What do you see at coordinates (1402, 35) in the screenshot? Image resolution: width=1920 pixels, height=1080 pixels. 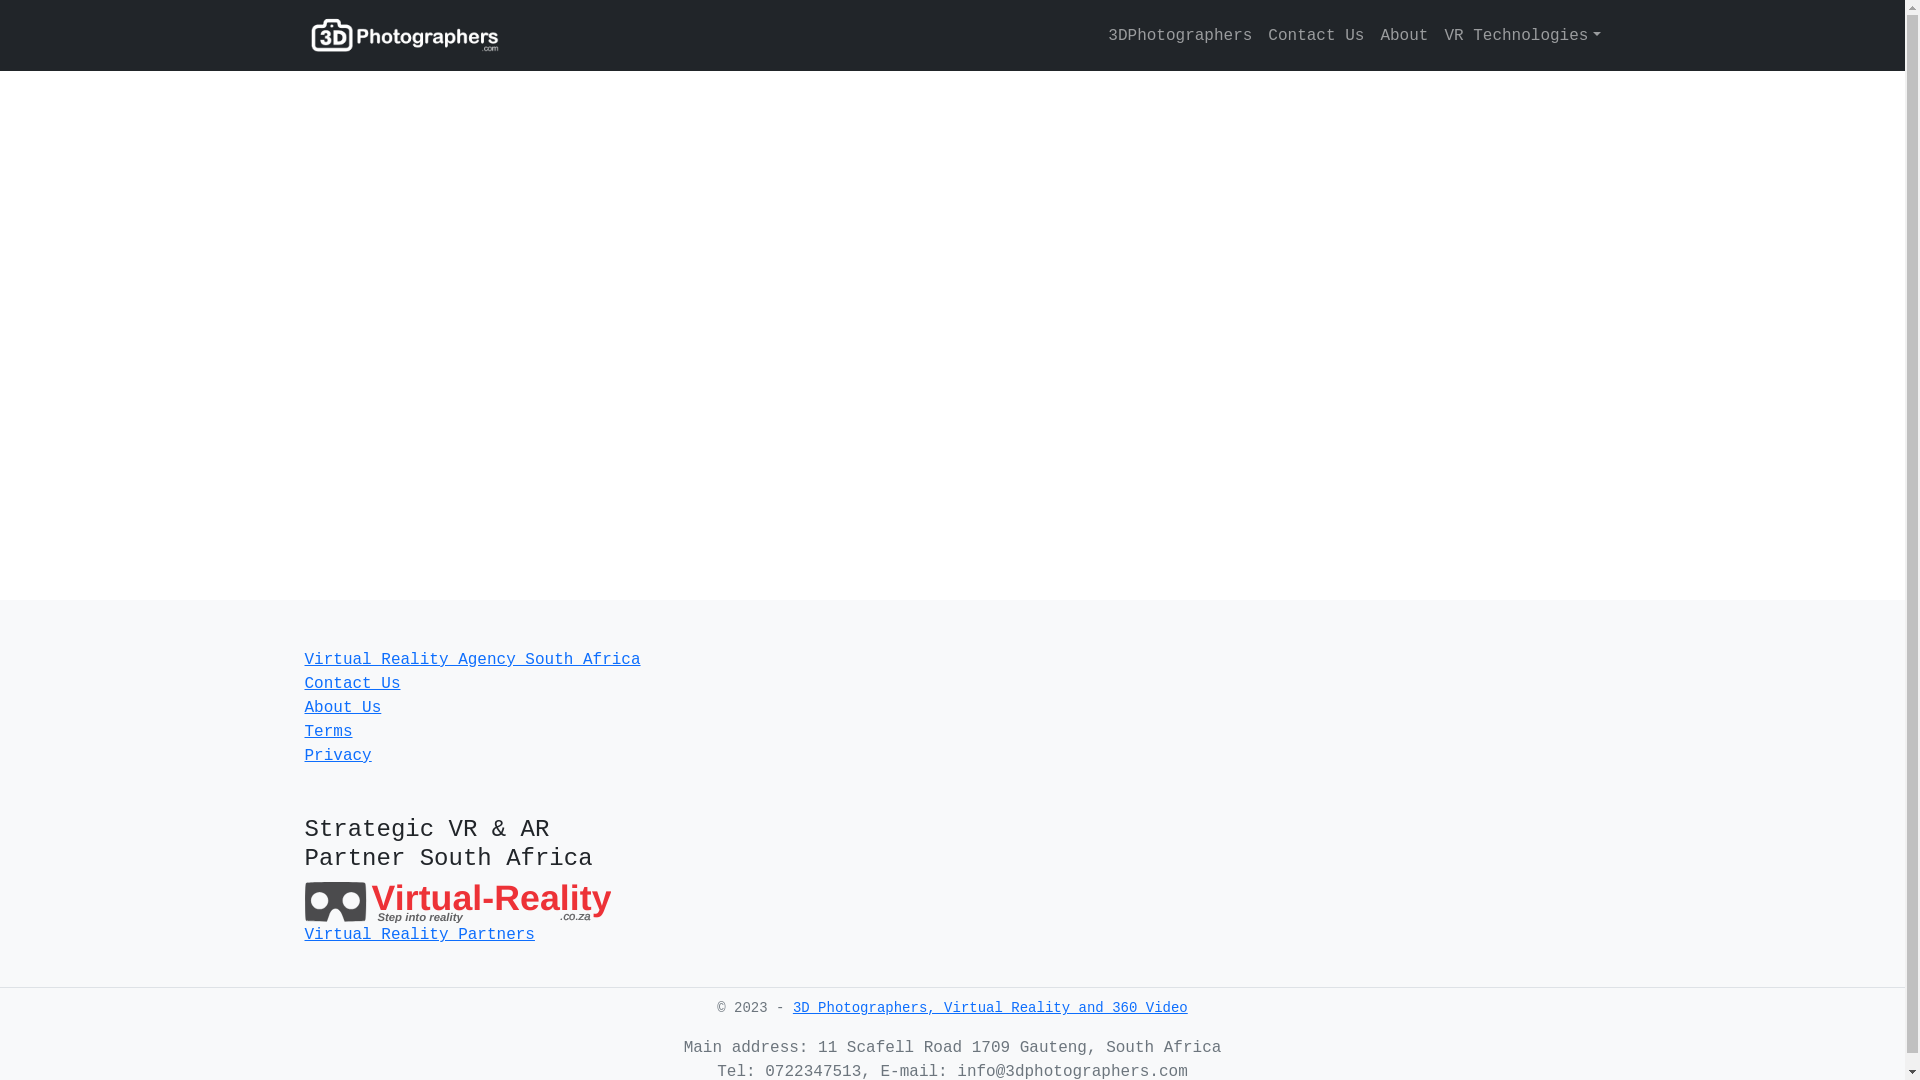 I see `'About'` at bounding box center [1402, 35].